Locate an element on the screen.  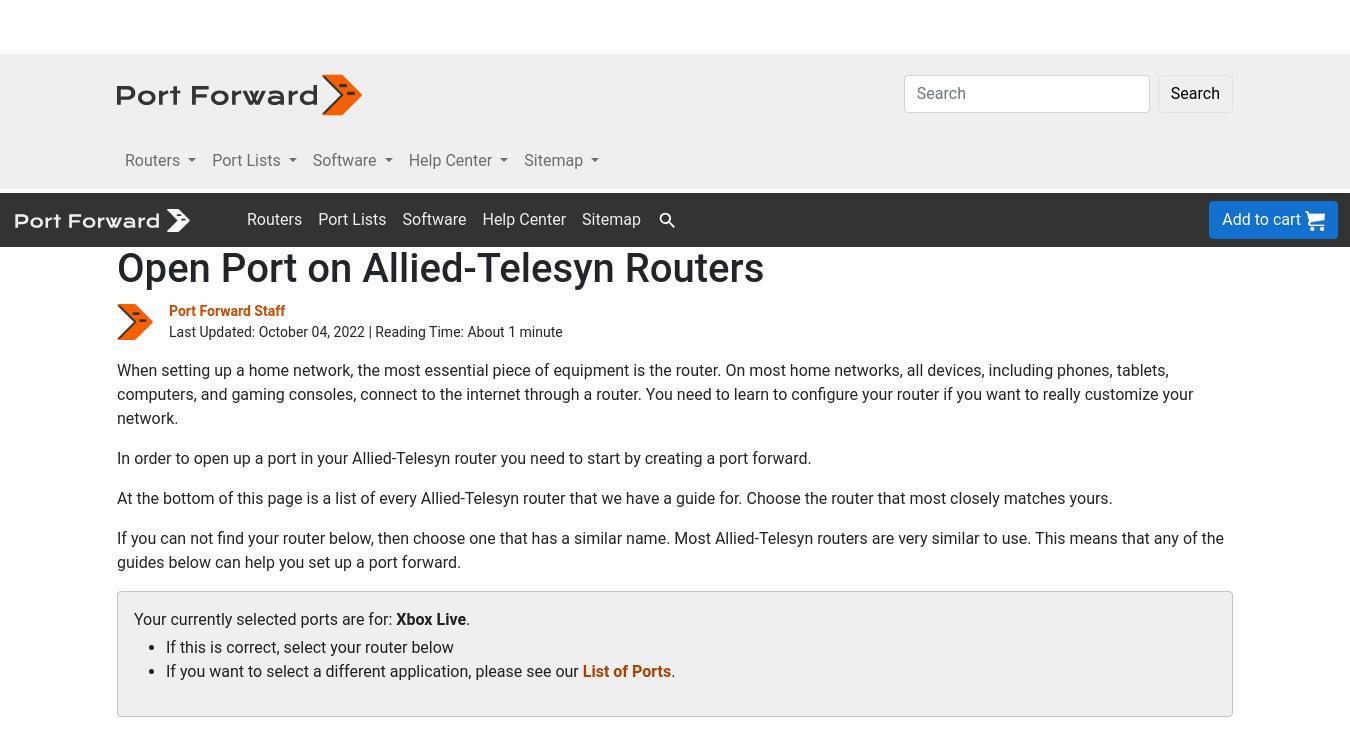
'In order to open up a port in your Allied-Telesyn router you need to start by creating a port forward.' is located at coordinates (462, 264).